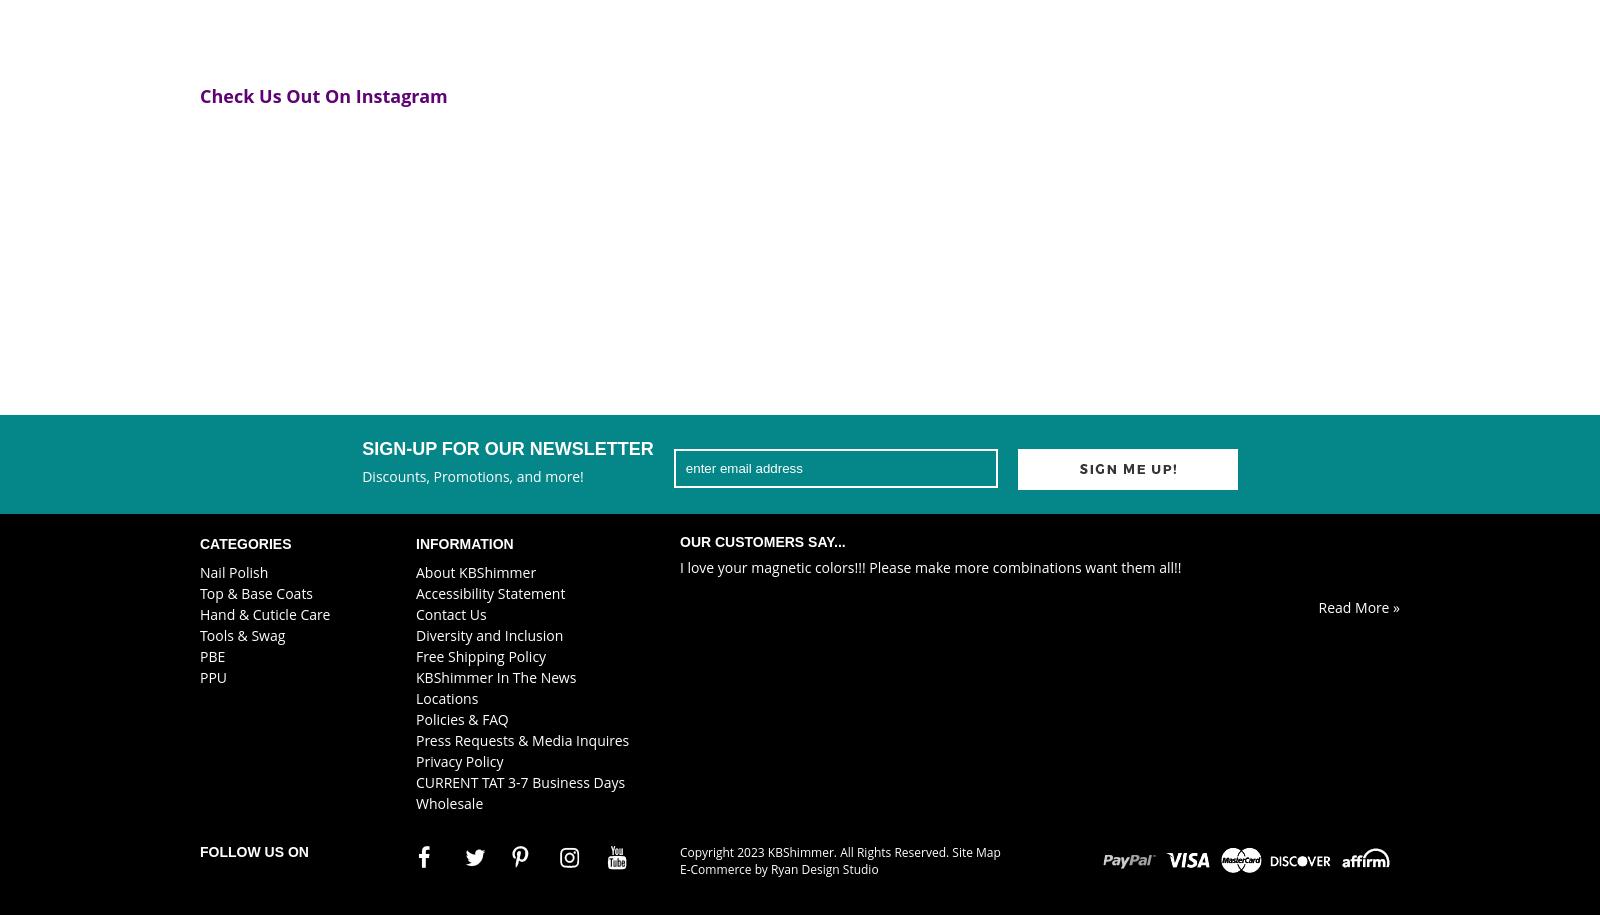  Describe the element at coordinates (680, 541) in the screenshot. I see `'Our Customers Say...'` at that location.